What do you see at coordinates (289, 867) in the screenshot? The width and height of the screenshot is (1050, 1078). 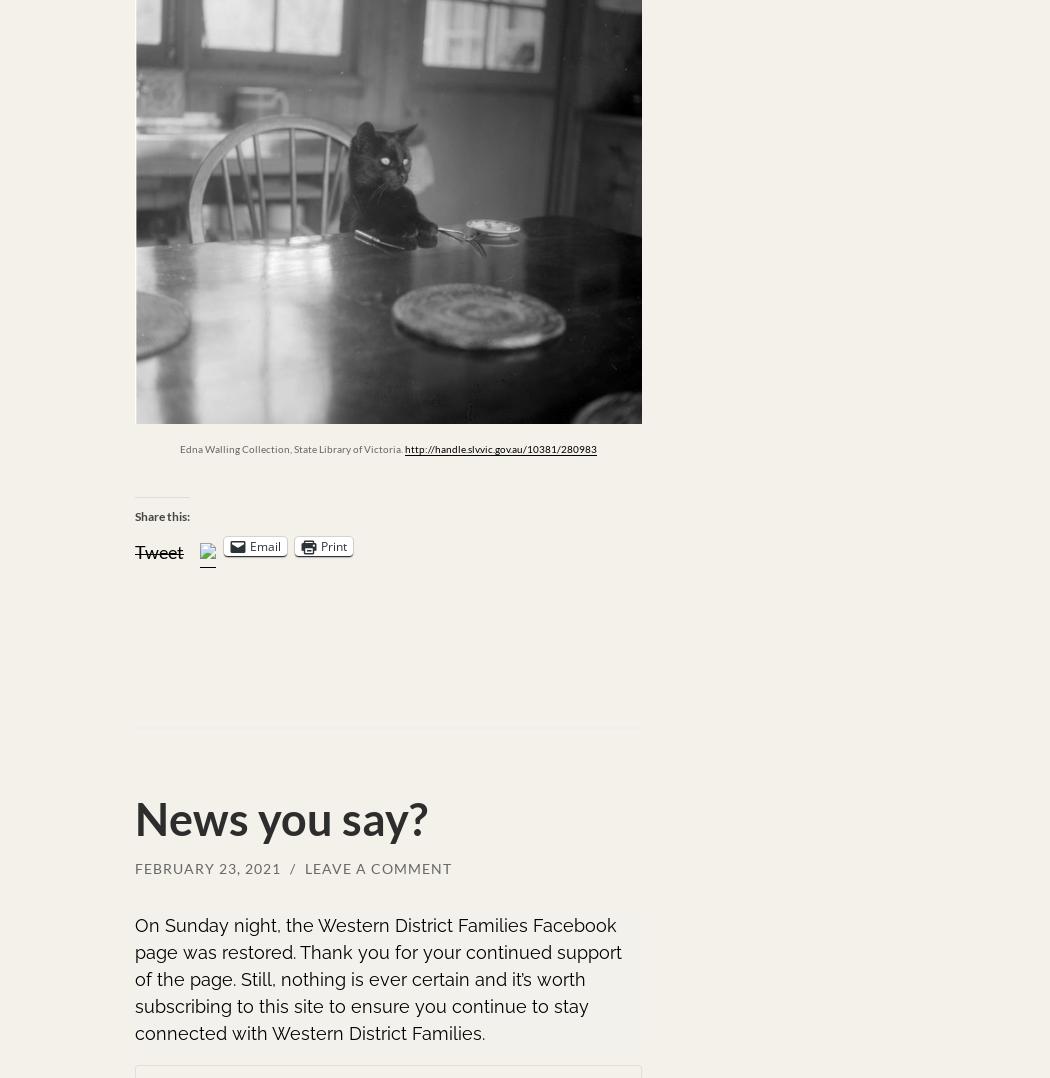 I see `'/'` at bounding box center [289, 867].